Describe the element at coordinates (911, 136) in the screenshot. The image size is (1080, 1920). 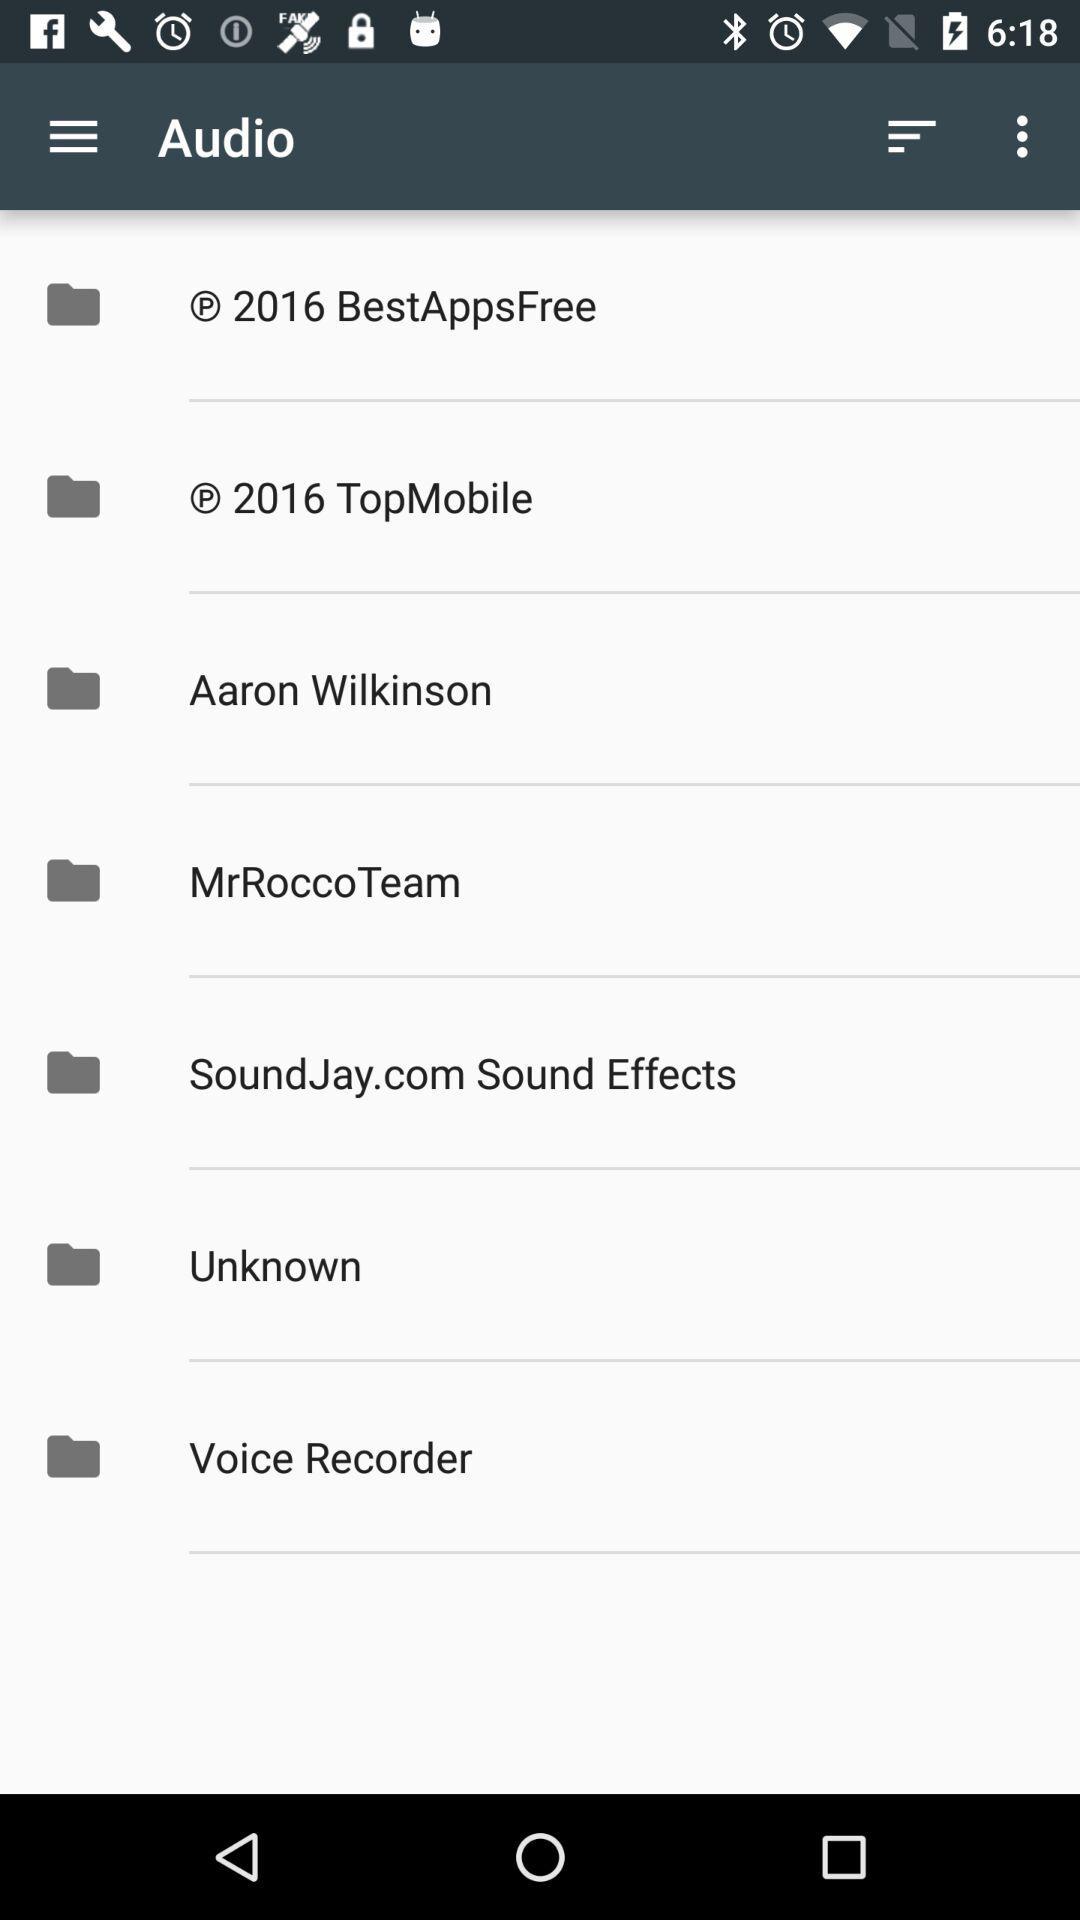
I see `the button which is next to the audio` at that location.